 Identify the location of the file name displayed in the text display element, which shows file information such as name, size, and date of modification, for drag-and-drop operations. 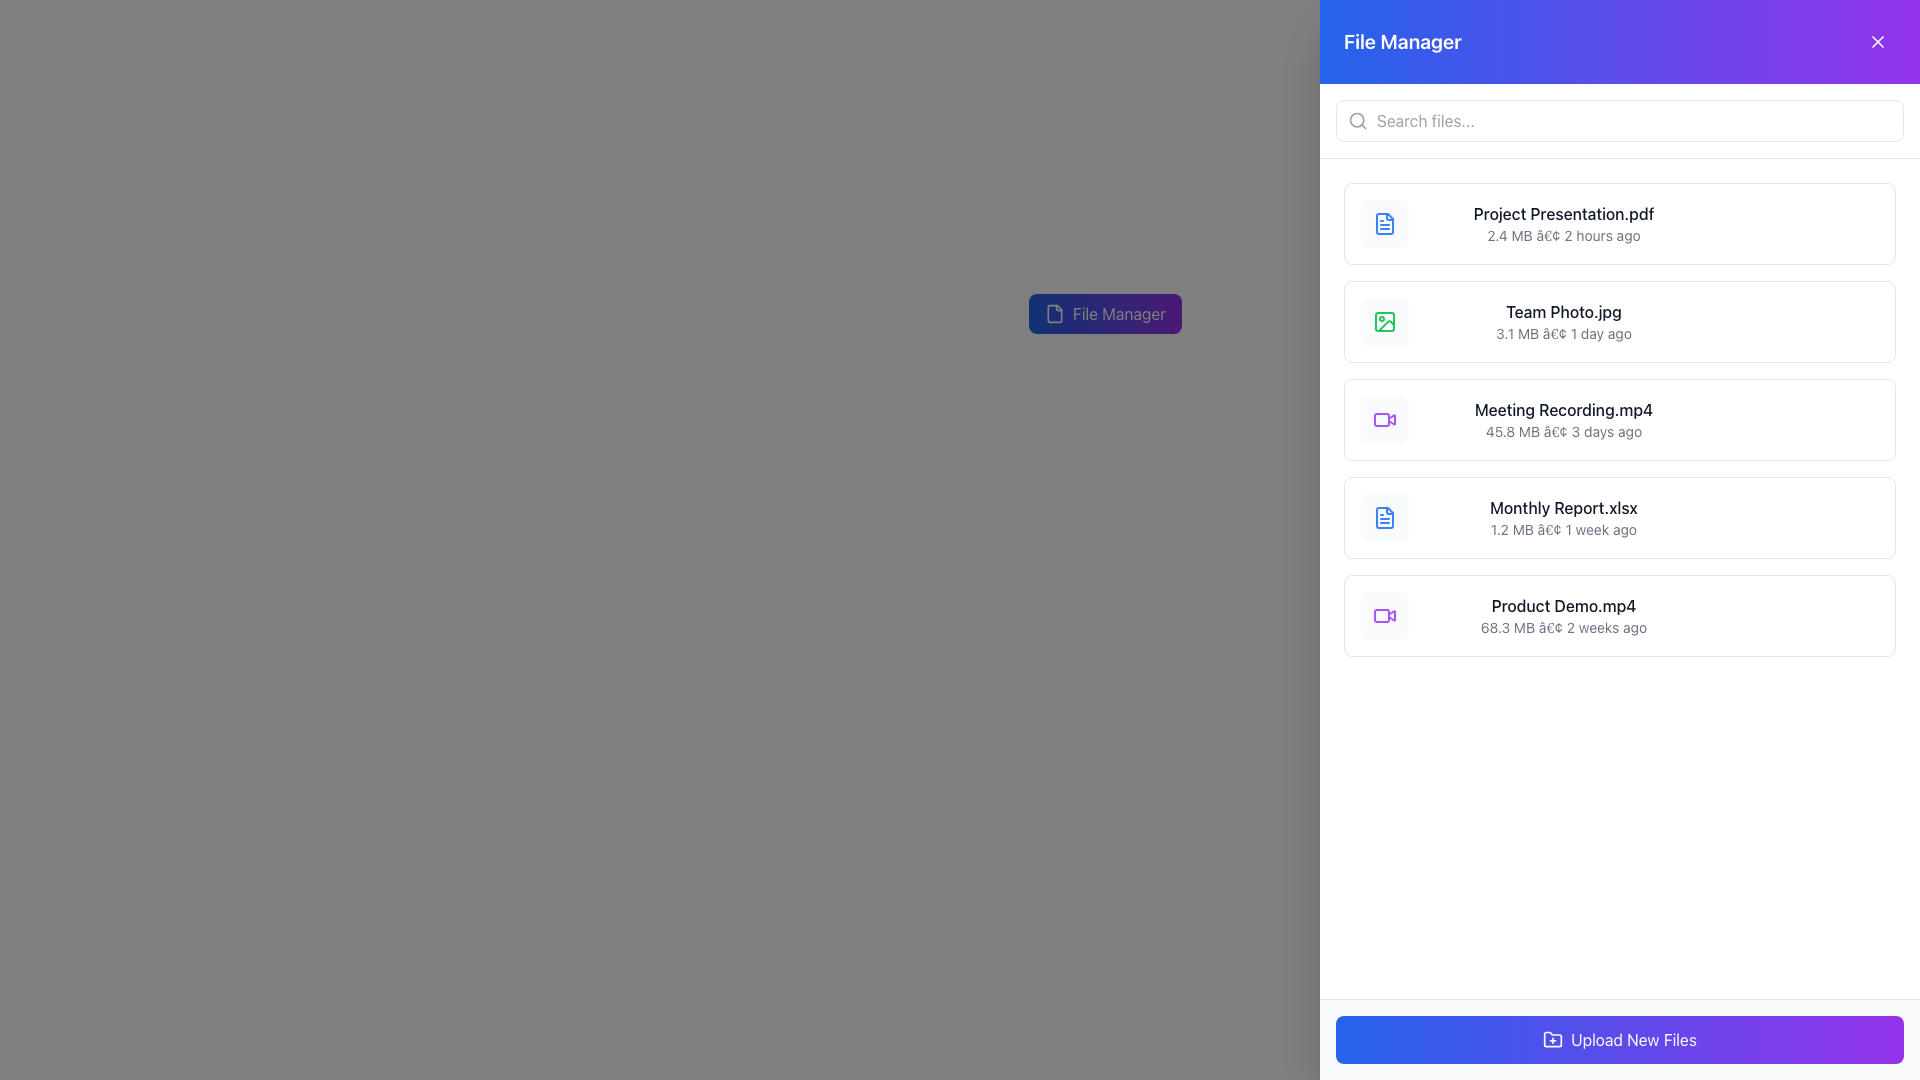
(1563, 615).